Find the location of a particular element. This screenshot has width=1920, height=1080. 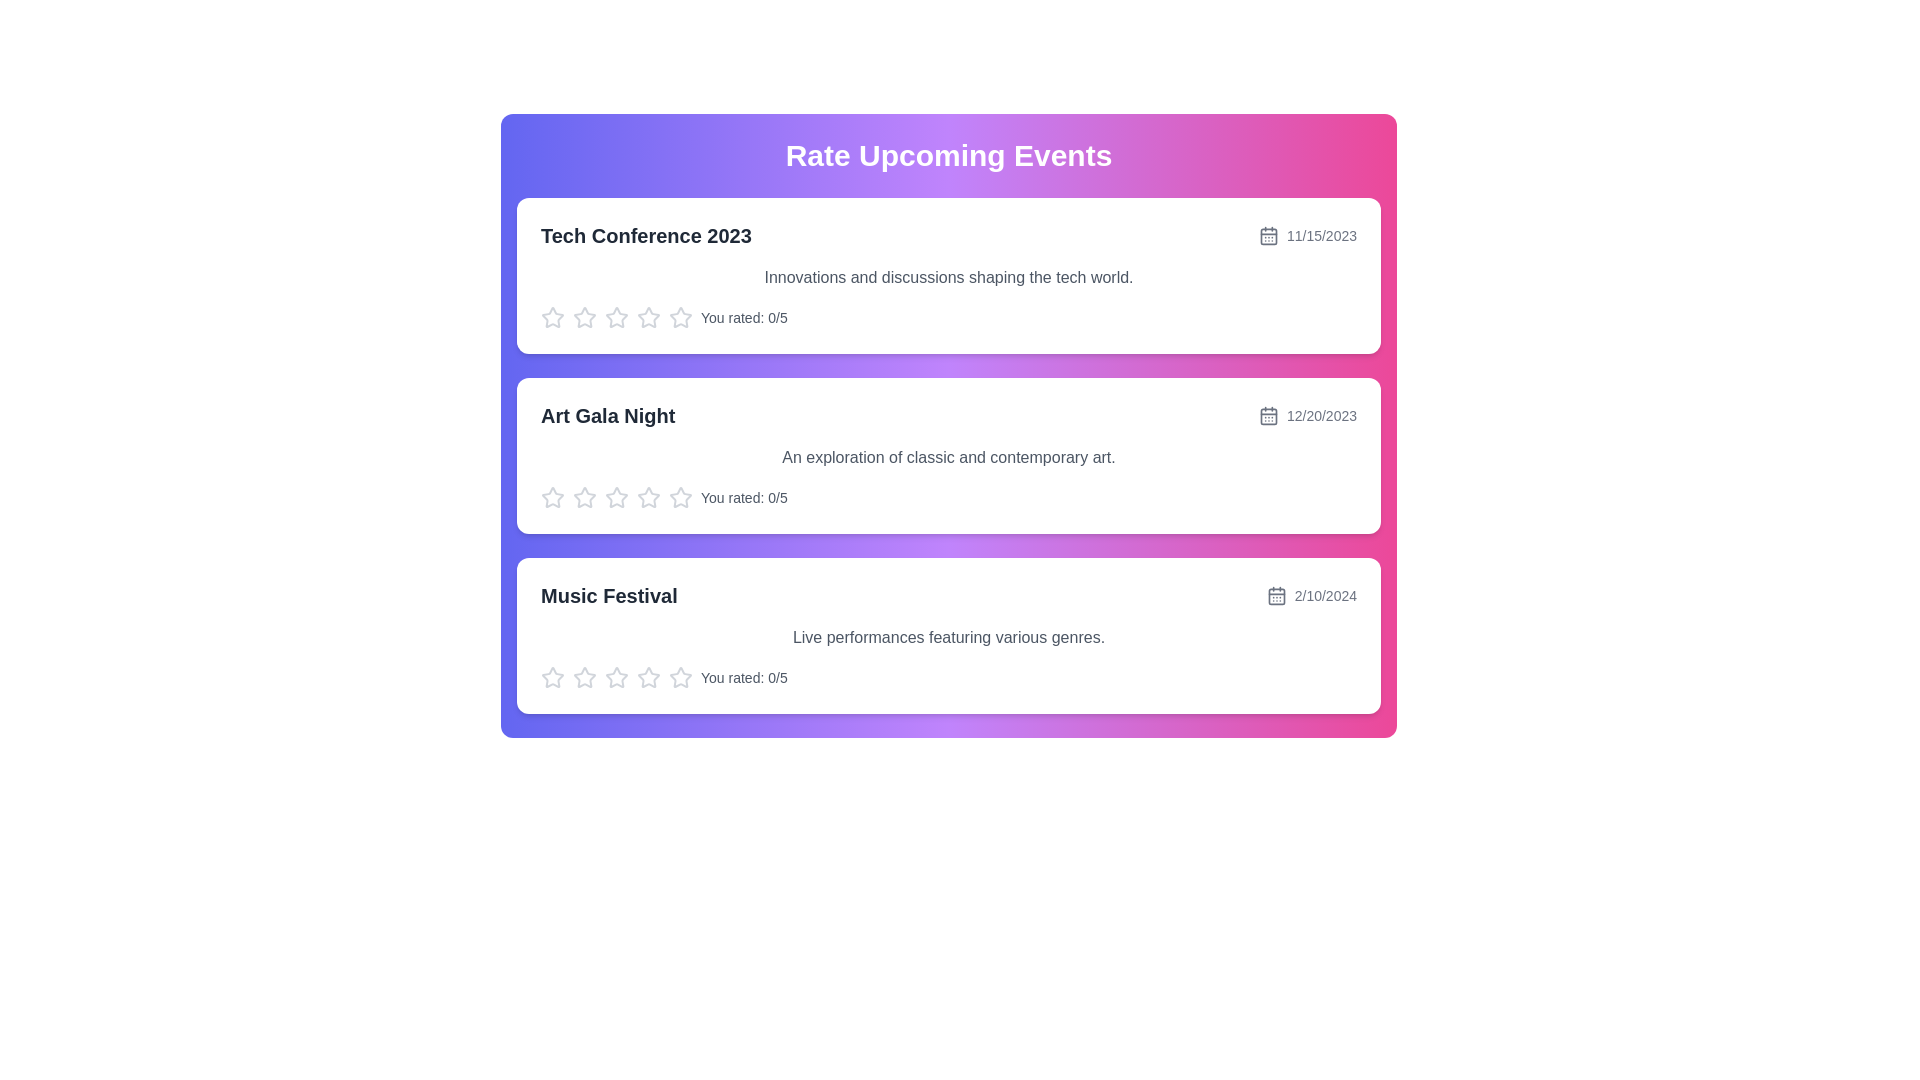

the first star in the row of five stars under the 'Music Festival' section to provide a rating is located at coordinates (584, 676).